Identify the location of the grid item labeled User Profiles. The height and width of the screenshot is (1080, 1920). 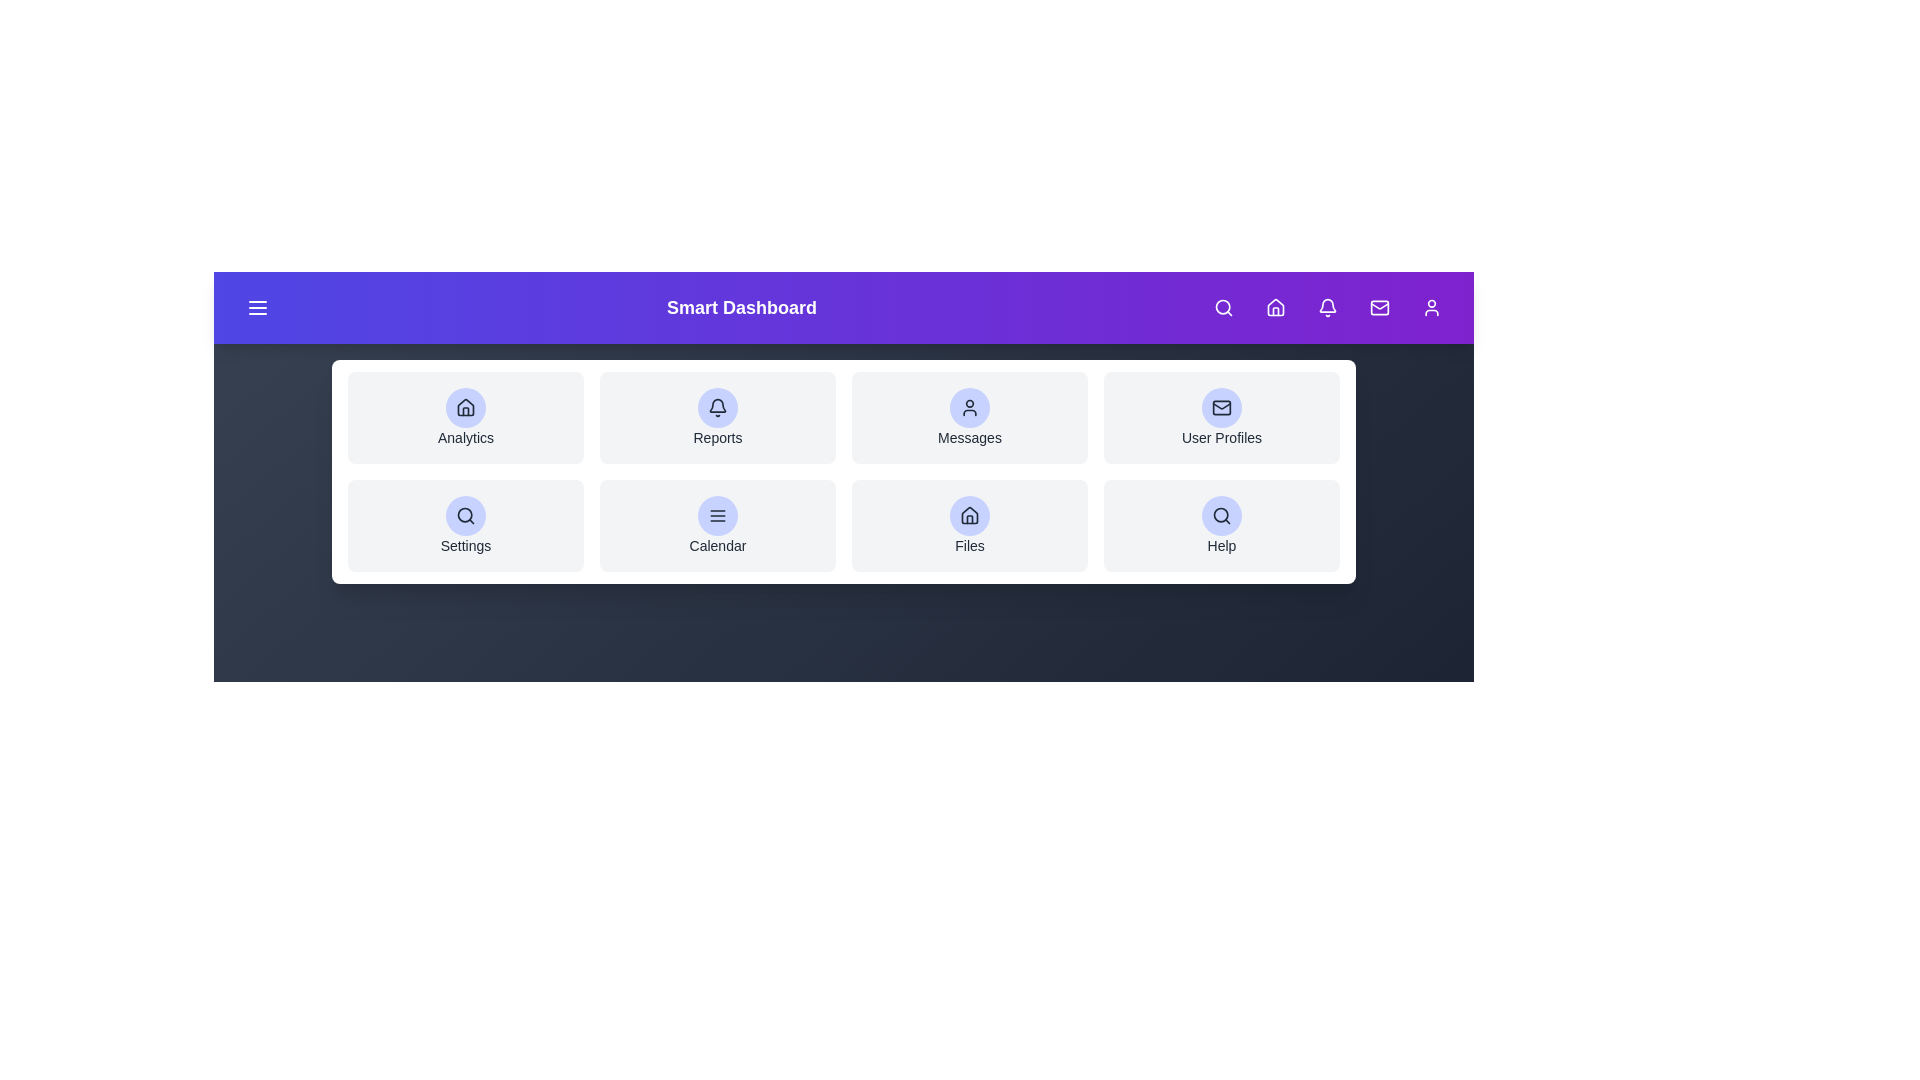
(1221, 416).